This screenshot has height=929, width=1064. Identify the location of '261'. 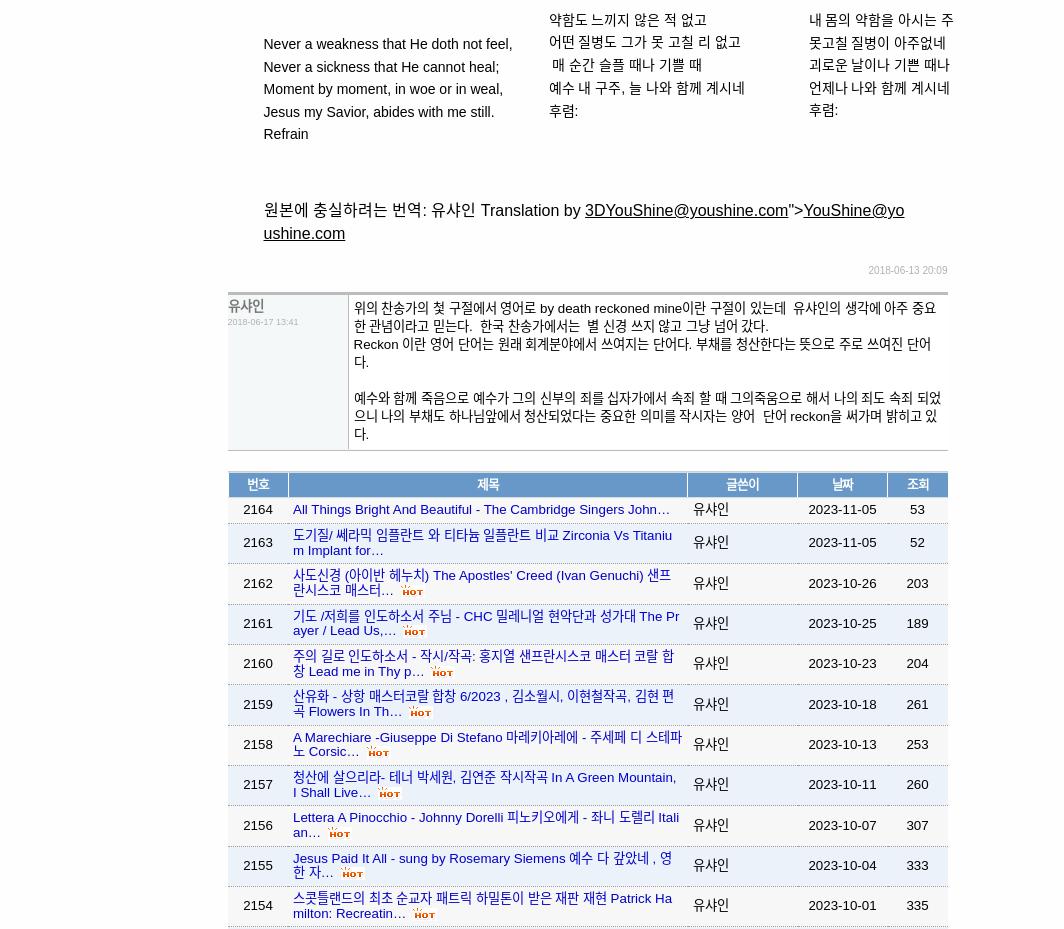
(916, 703).